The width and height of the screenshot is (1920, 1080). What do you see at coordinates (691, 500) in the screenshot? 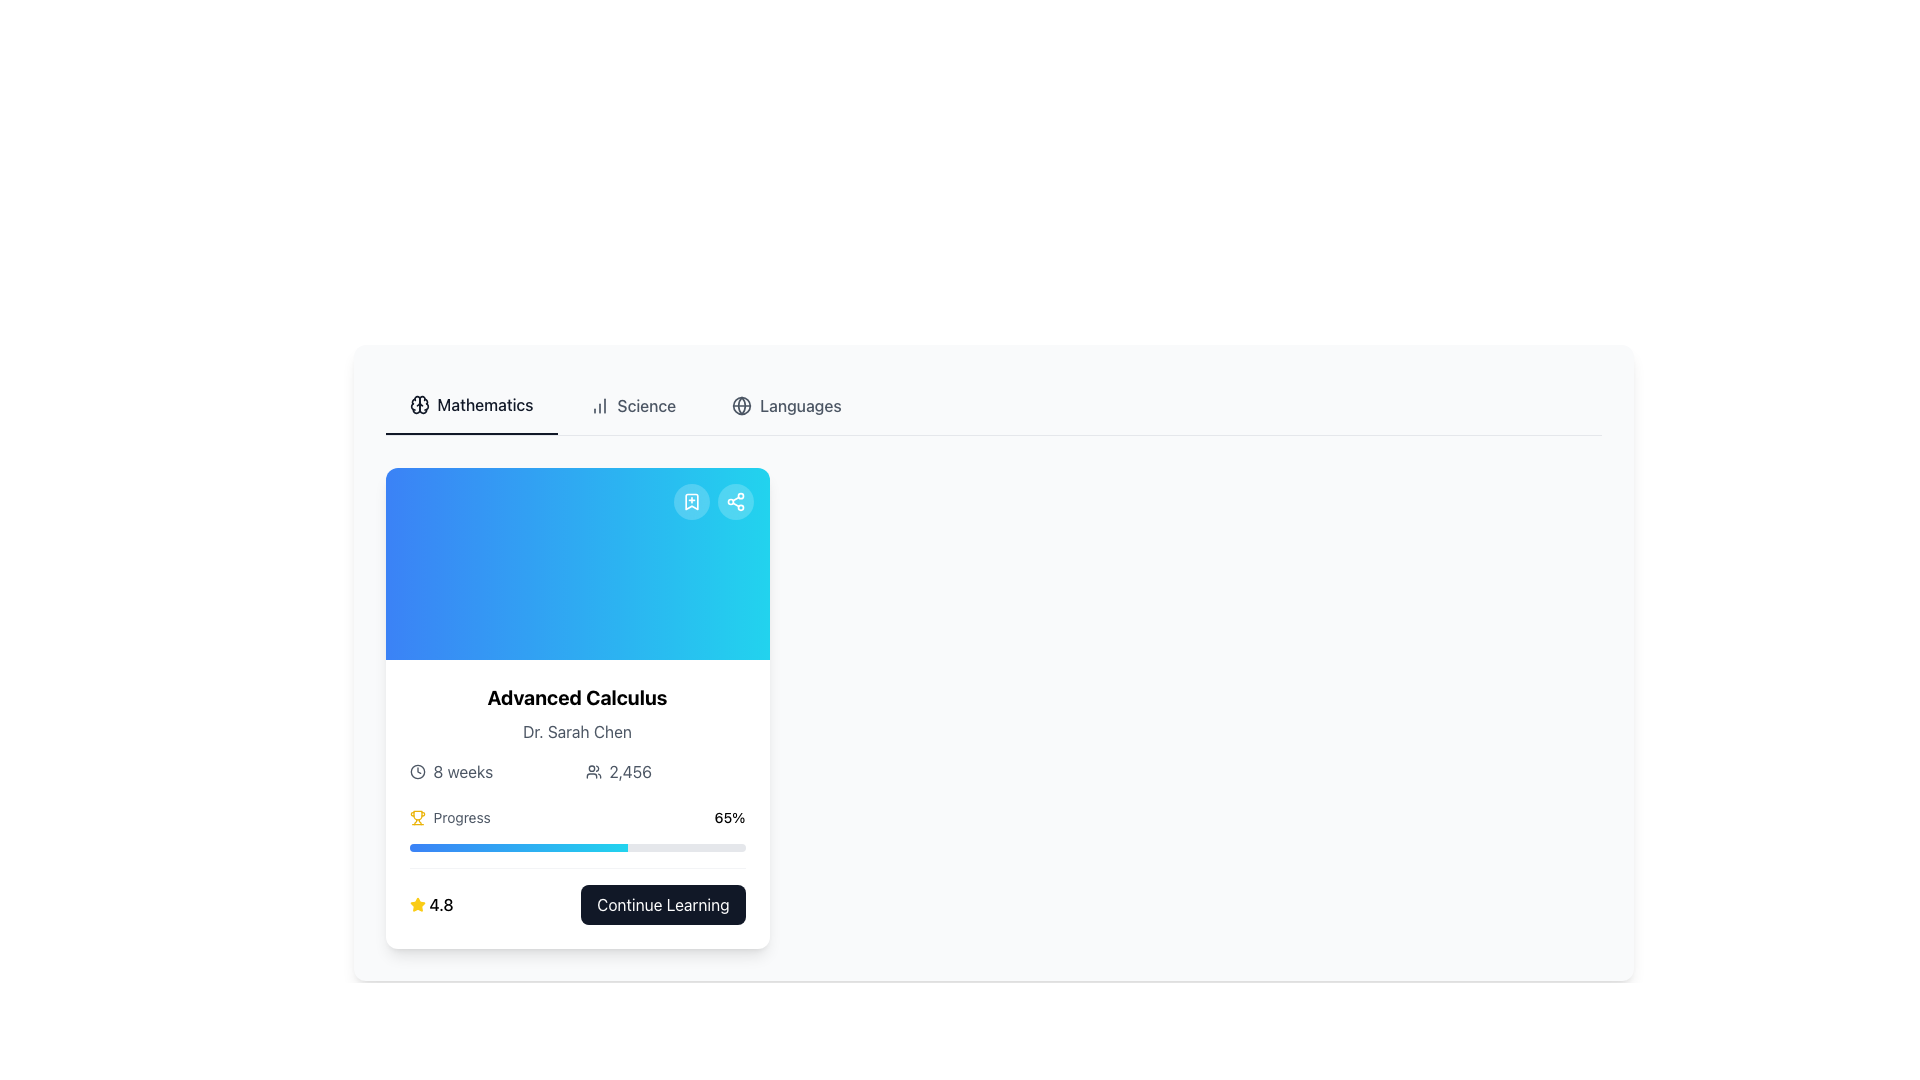
I see `the bookmark icon located at the top-right corner of the card interface` at bounding box center [691, 500].